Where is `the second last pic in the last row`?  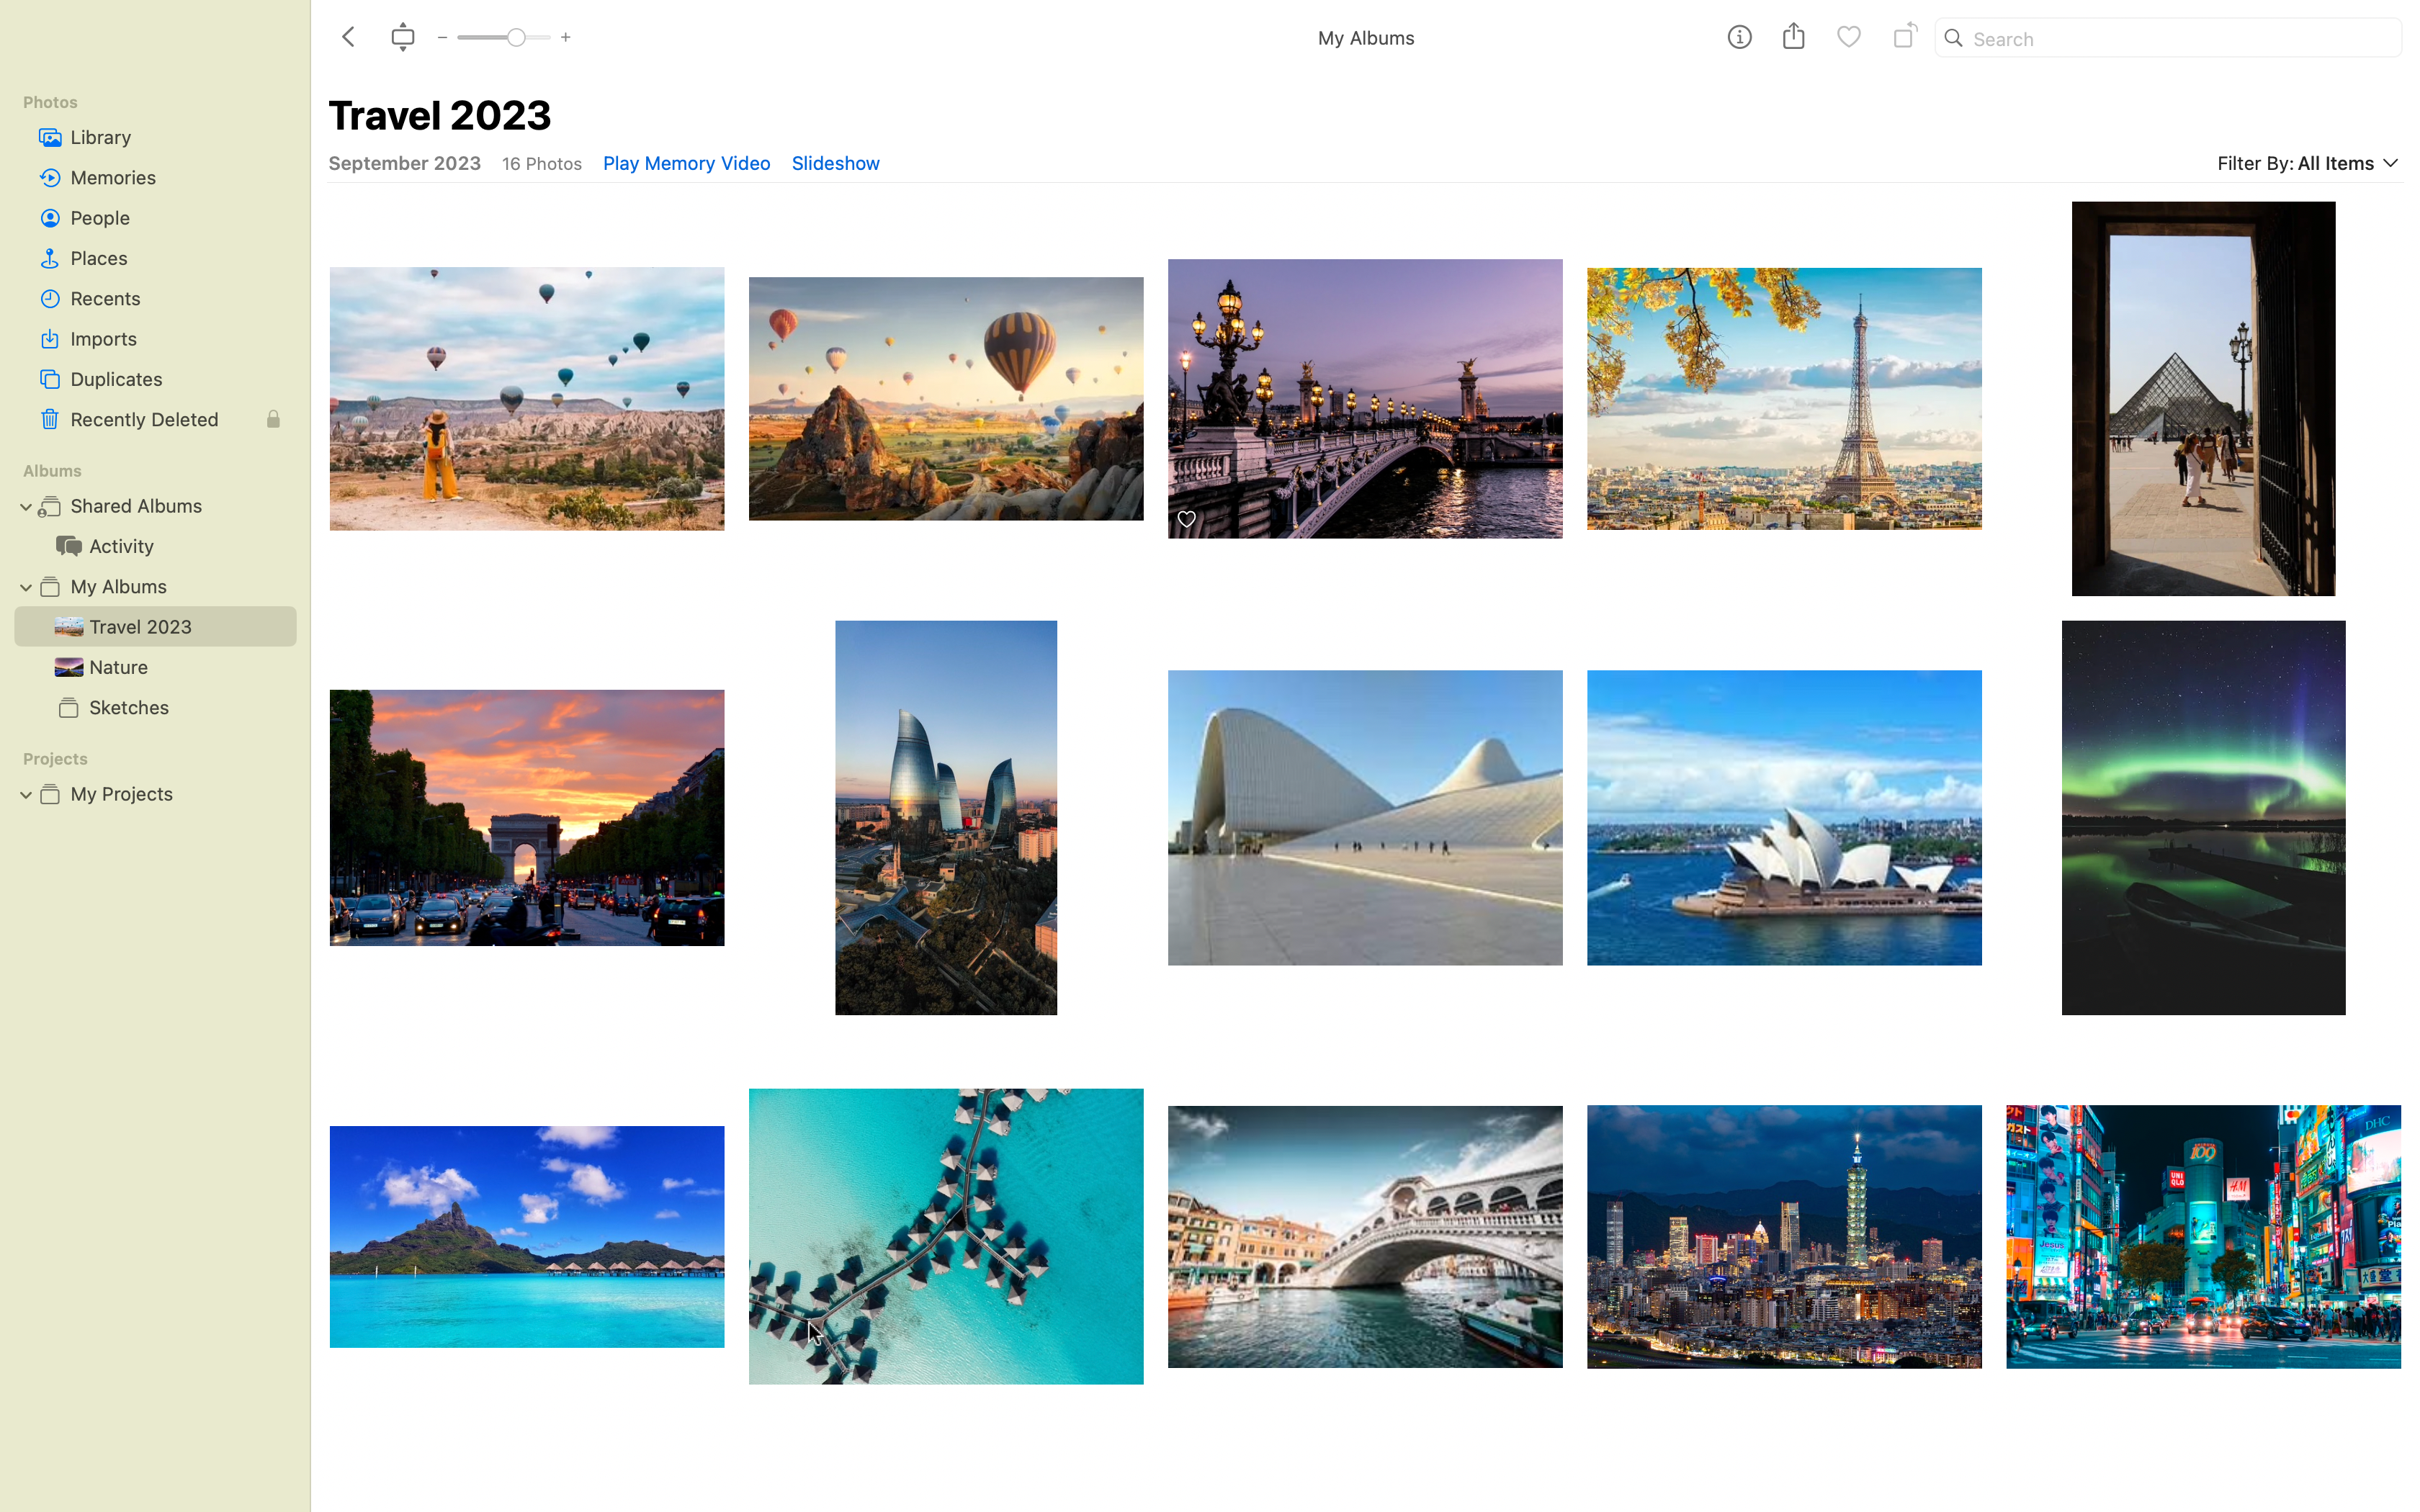
the second last pic in the last row is located at coordinates (1785, 1259).